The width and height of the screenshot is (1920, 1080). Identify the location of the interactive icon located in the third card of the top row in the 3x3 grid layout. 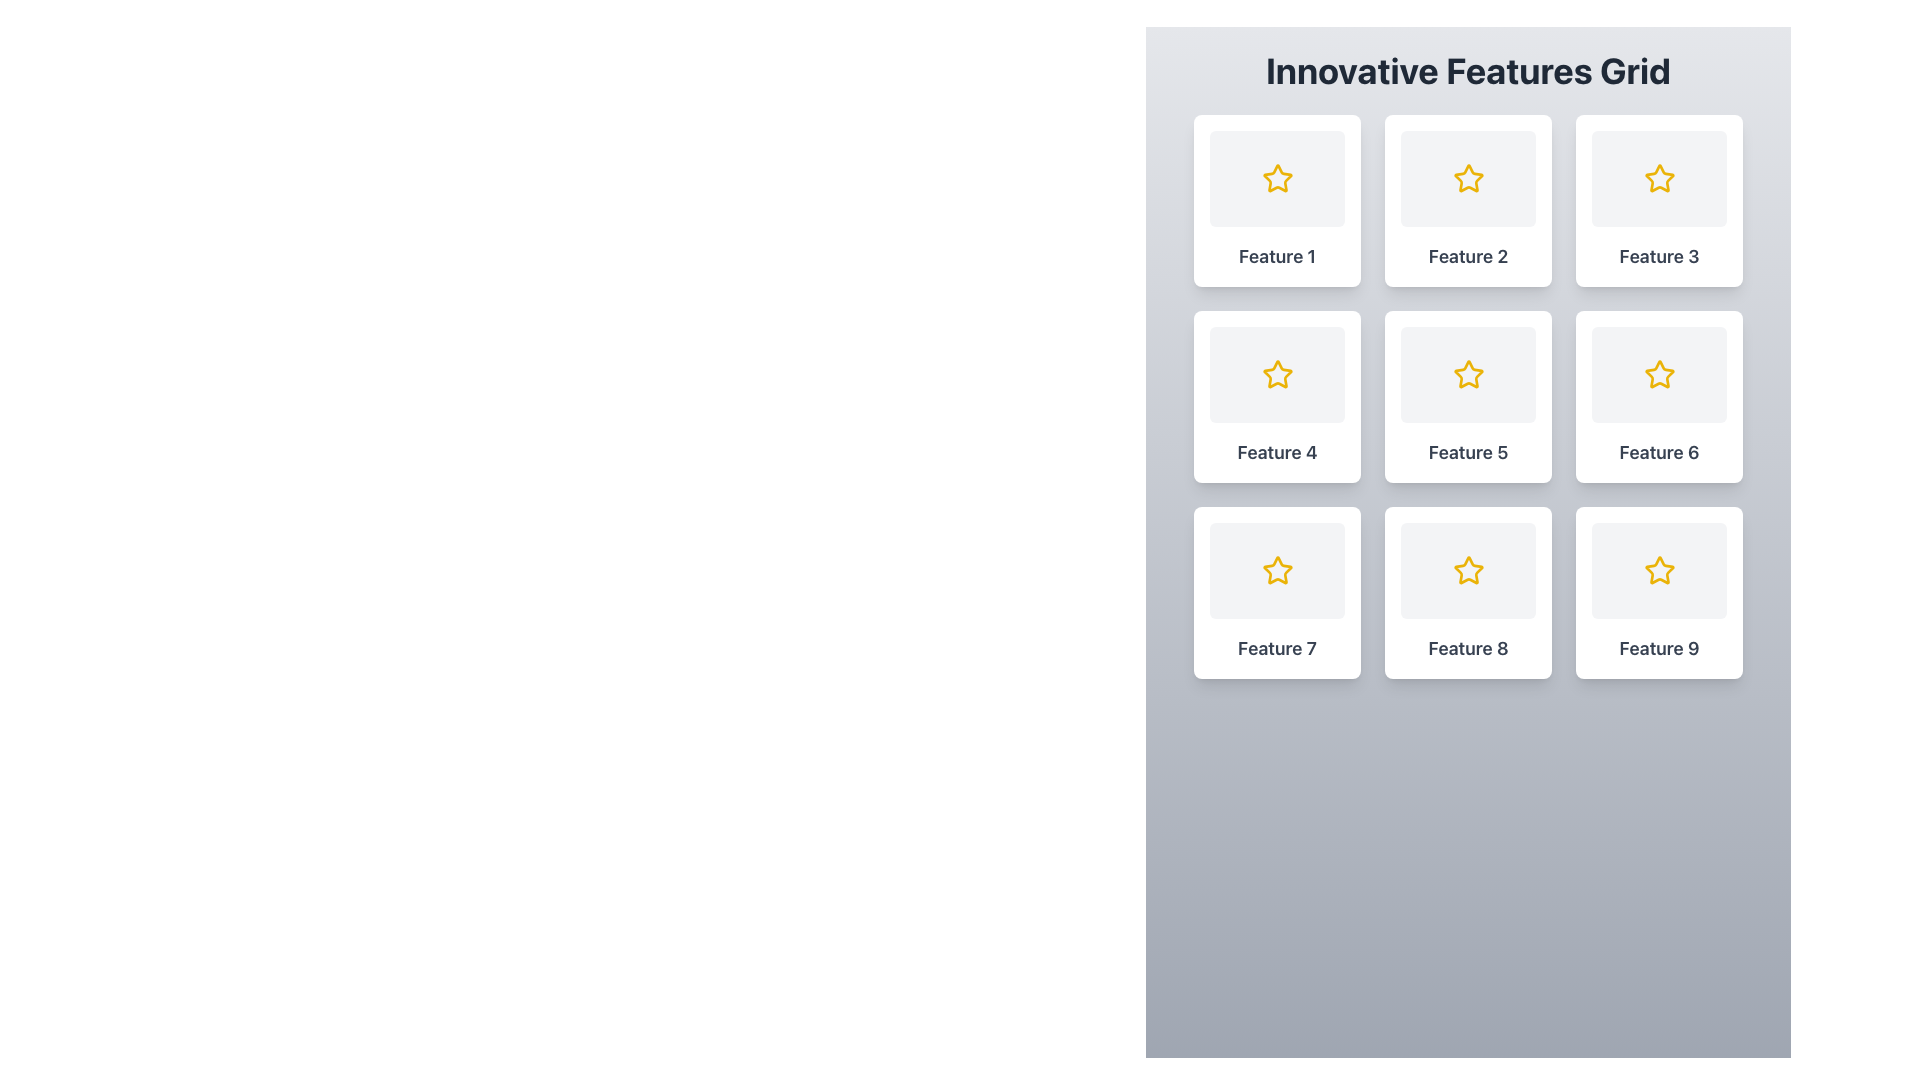
(1659, 177).